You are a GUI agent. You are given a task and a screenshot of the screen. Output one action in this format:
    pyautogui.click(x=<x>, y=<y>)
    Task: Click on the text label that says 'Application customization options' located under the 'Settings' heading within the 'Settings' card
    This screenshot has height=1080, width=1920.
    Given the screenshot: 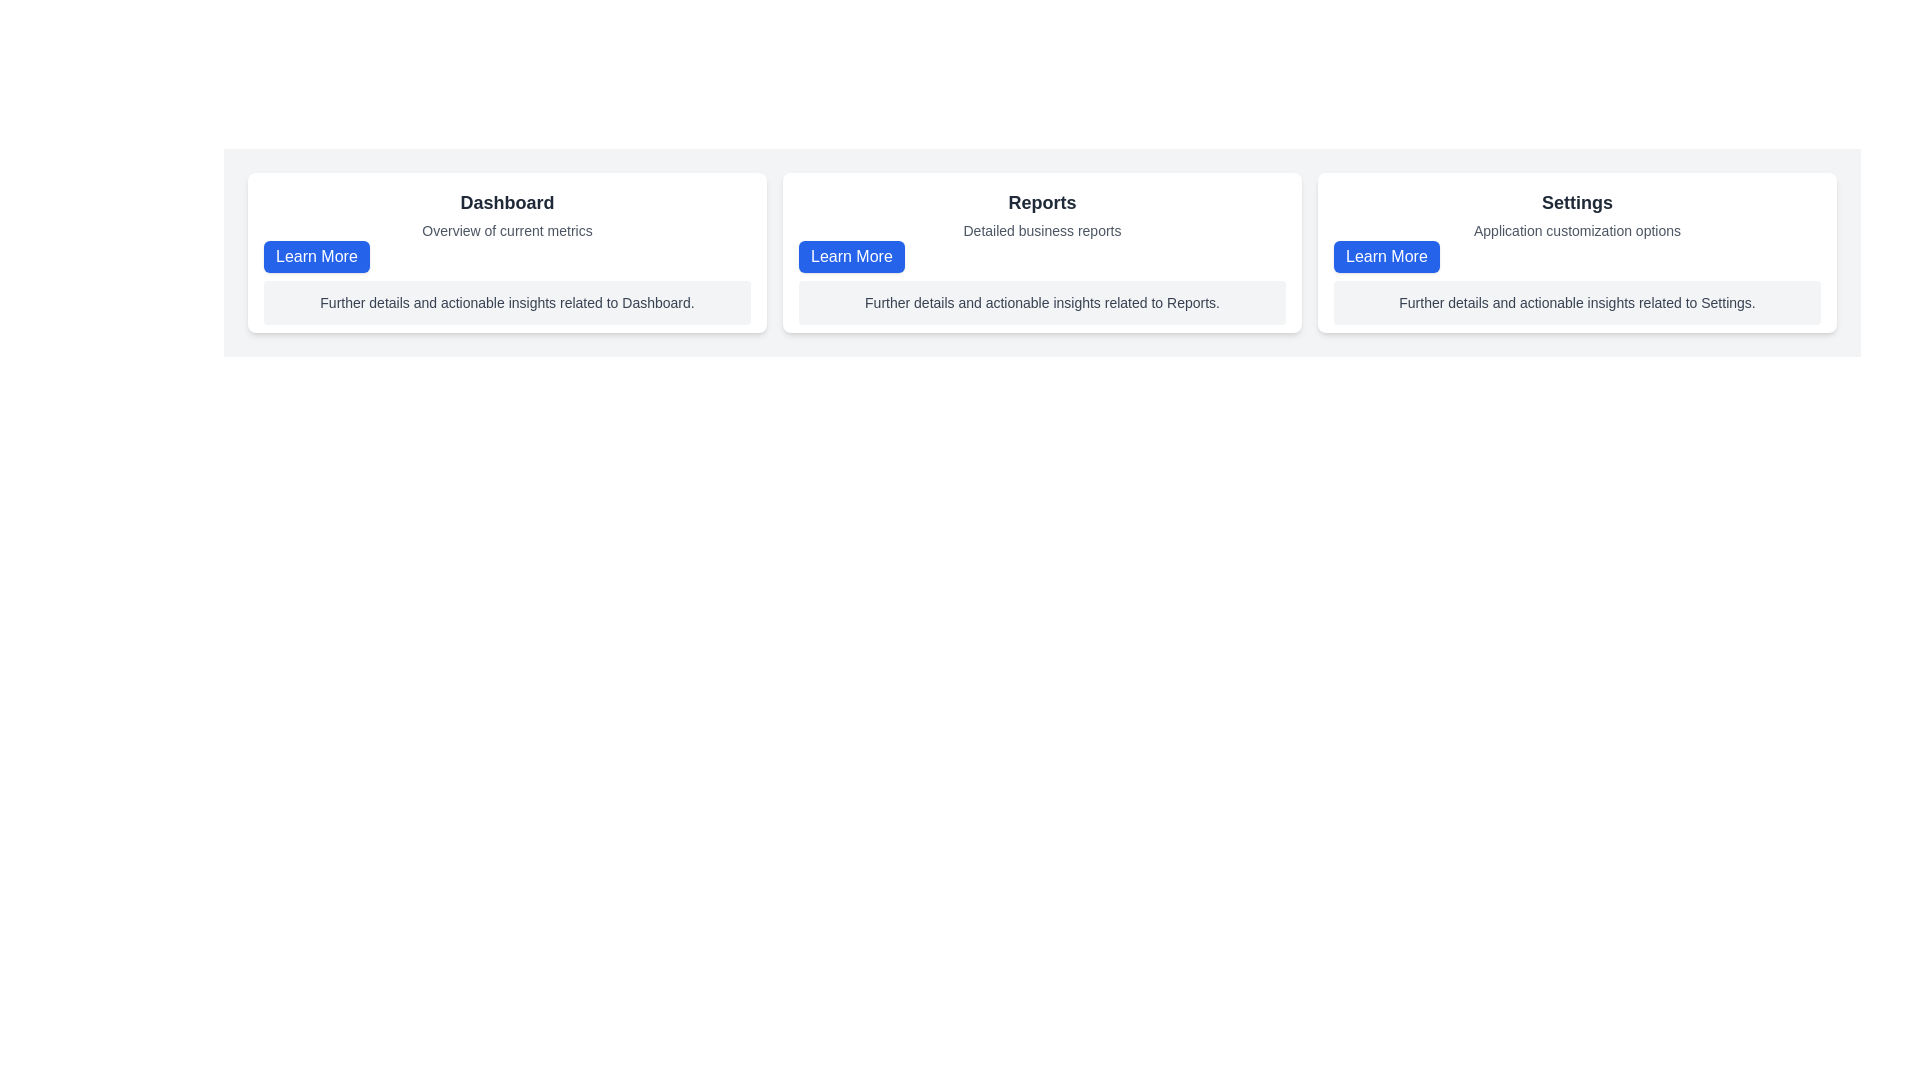 What is the action you would take?
    pyautogui.click(x=1576, y=230)
    